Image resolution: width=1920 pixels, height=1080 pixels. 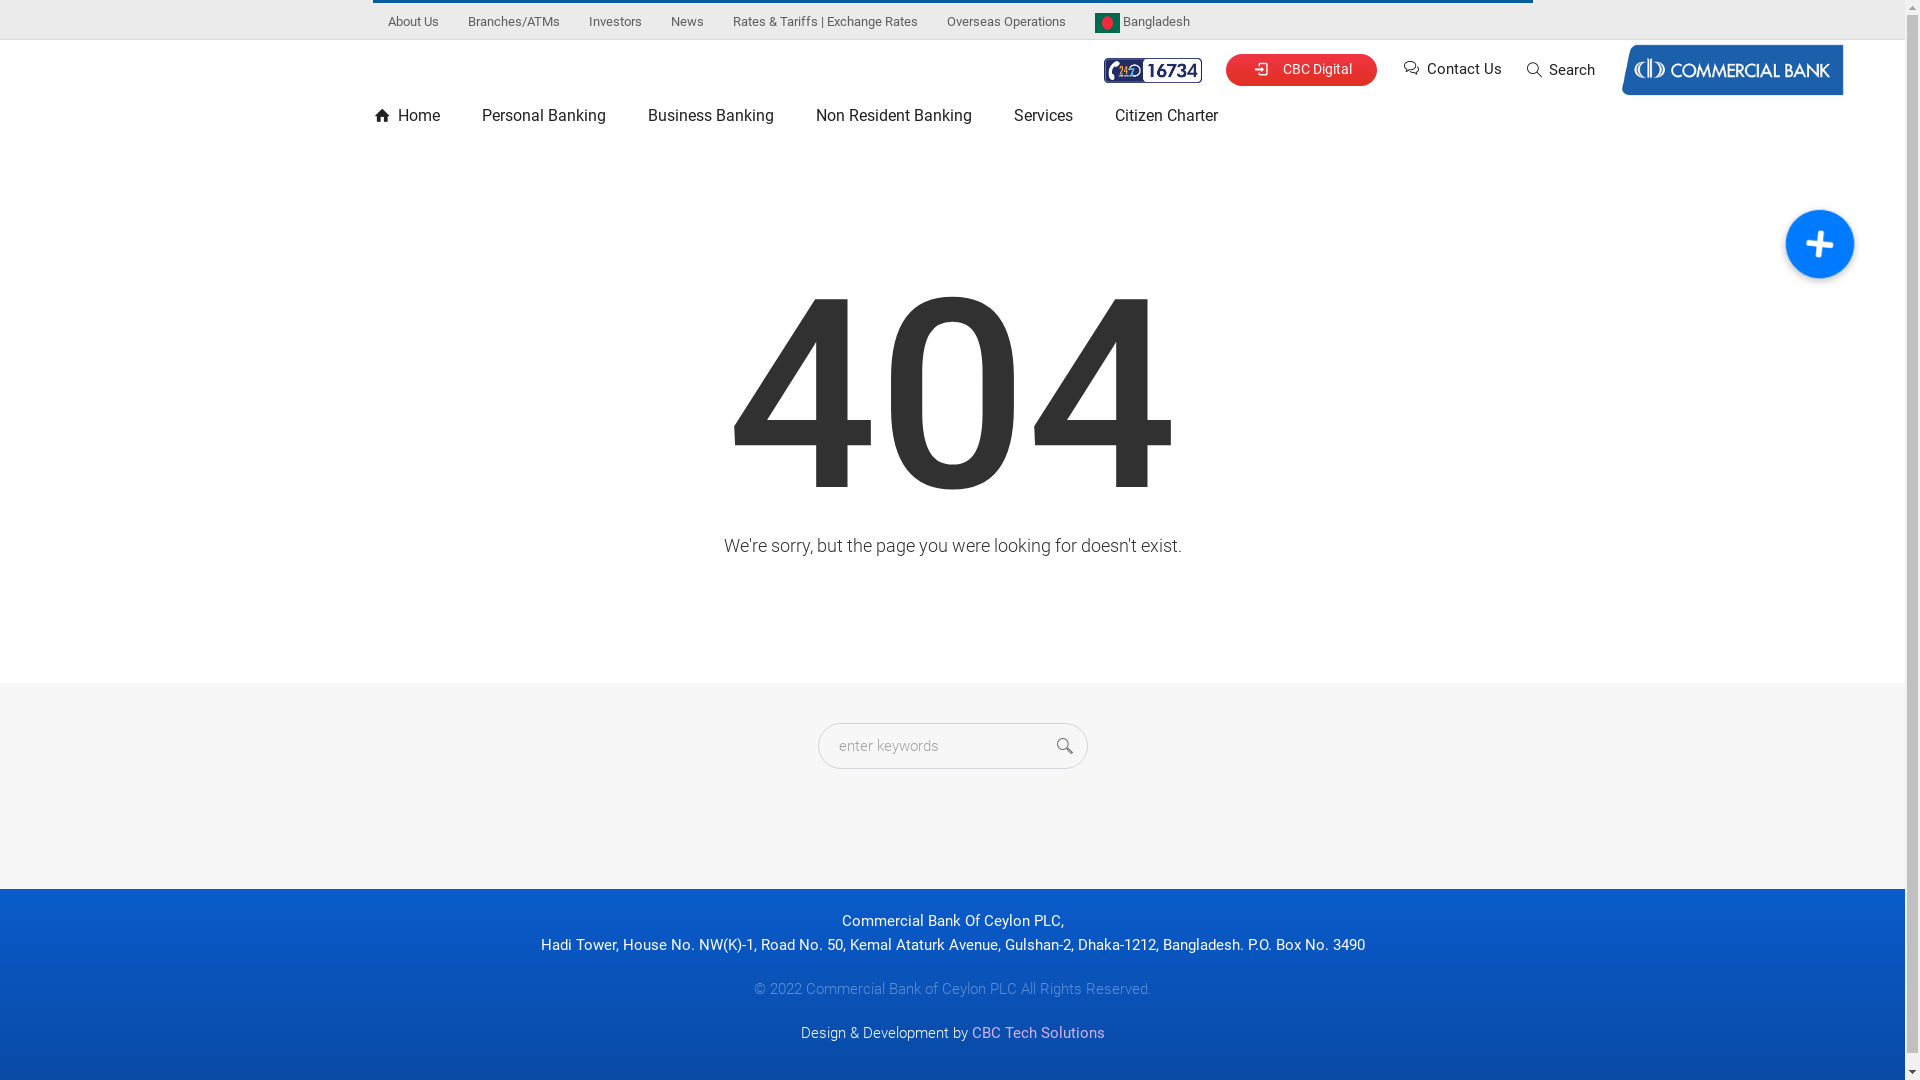 I want to click on 'Home', so click(x=415, y=119).